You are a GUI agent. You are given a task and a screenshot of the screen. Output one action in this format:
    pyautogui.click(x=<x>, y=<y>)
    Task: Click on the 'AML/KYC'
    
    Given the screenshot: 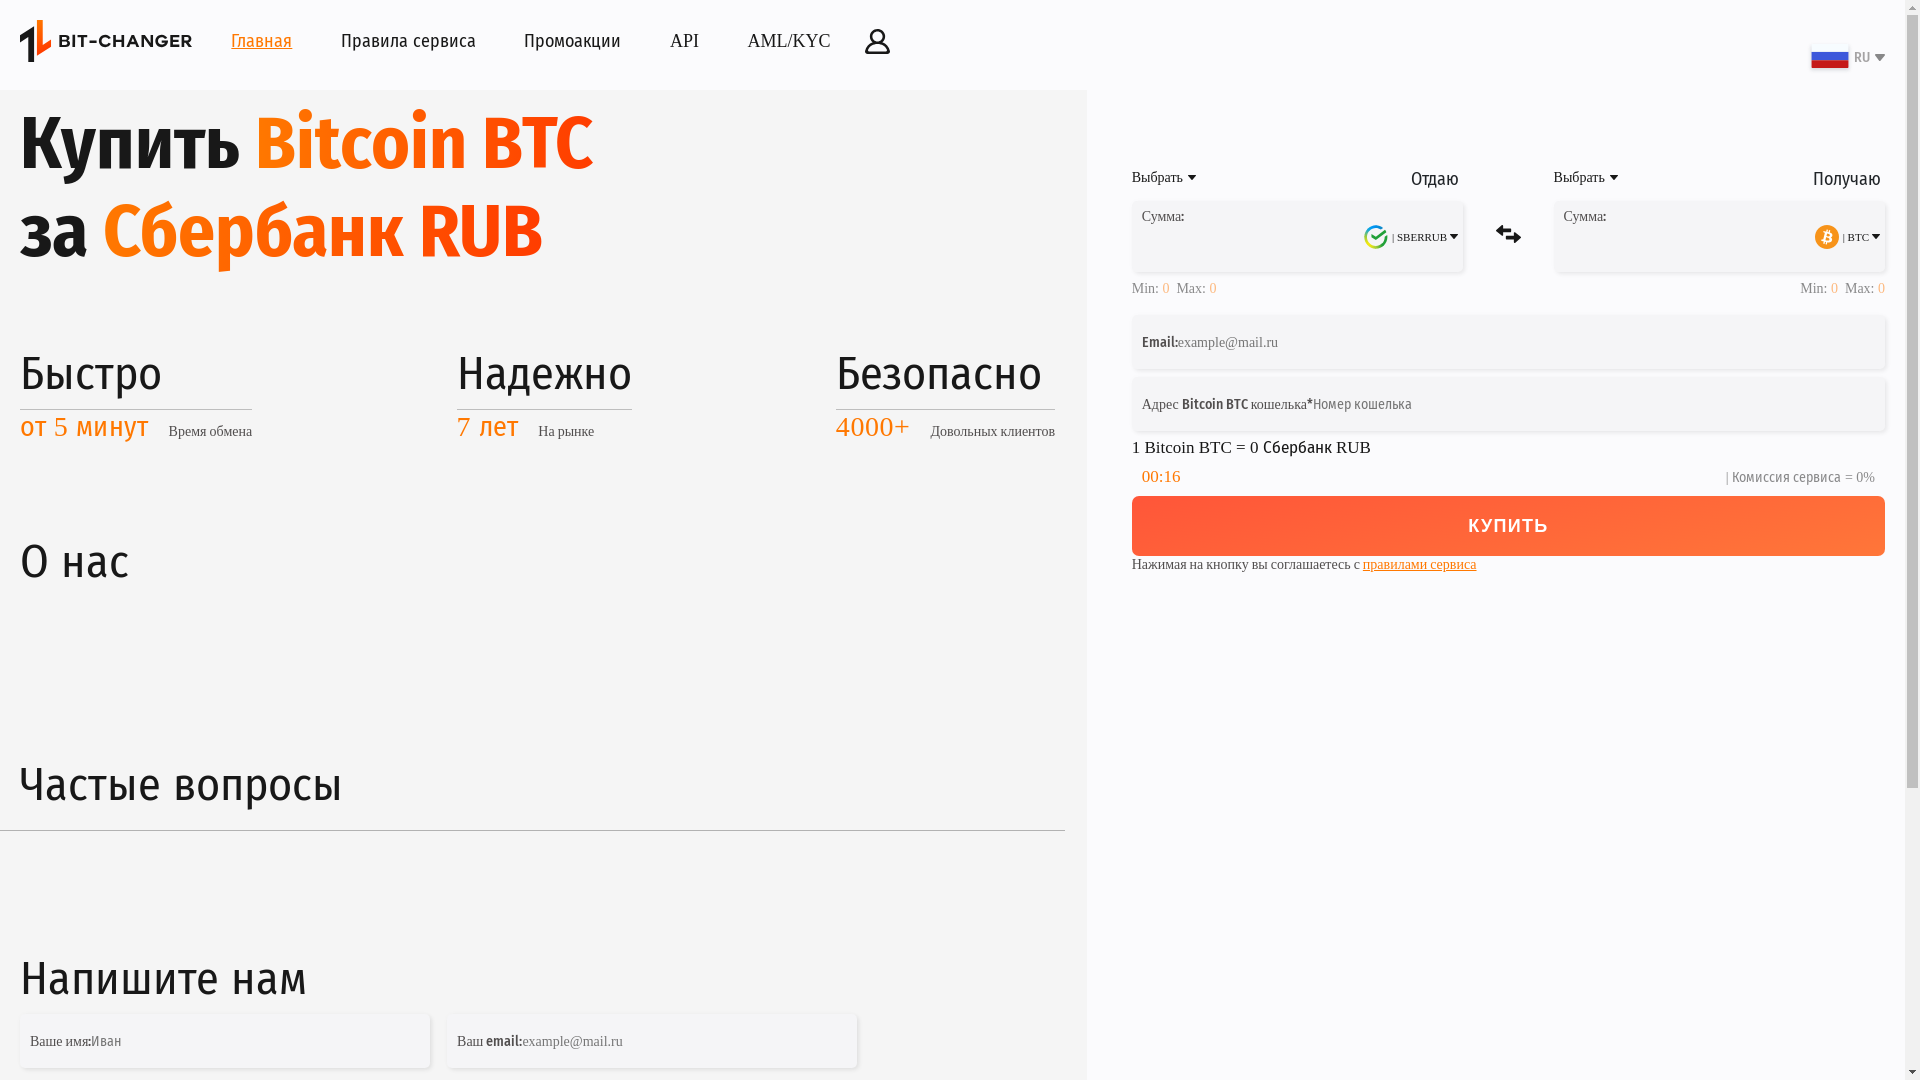 What is the action you would take?
    pyautogui.click(x=788, y=41)
    